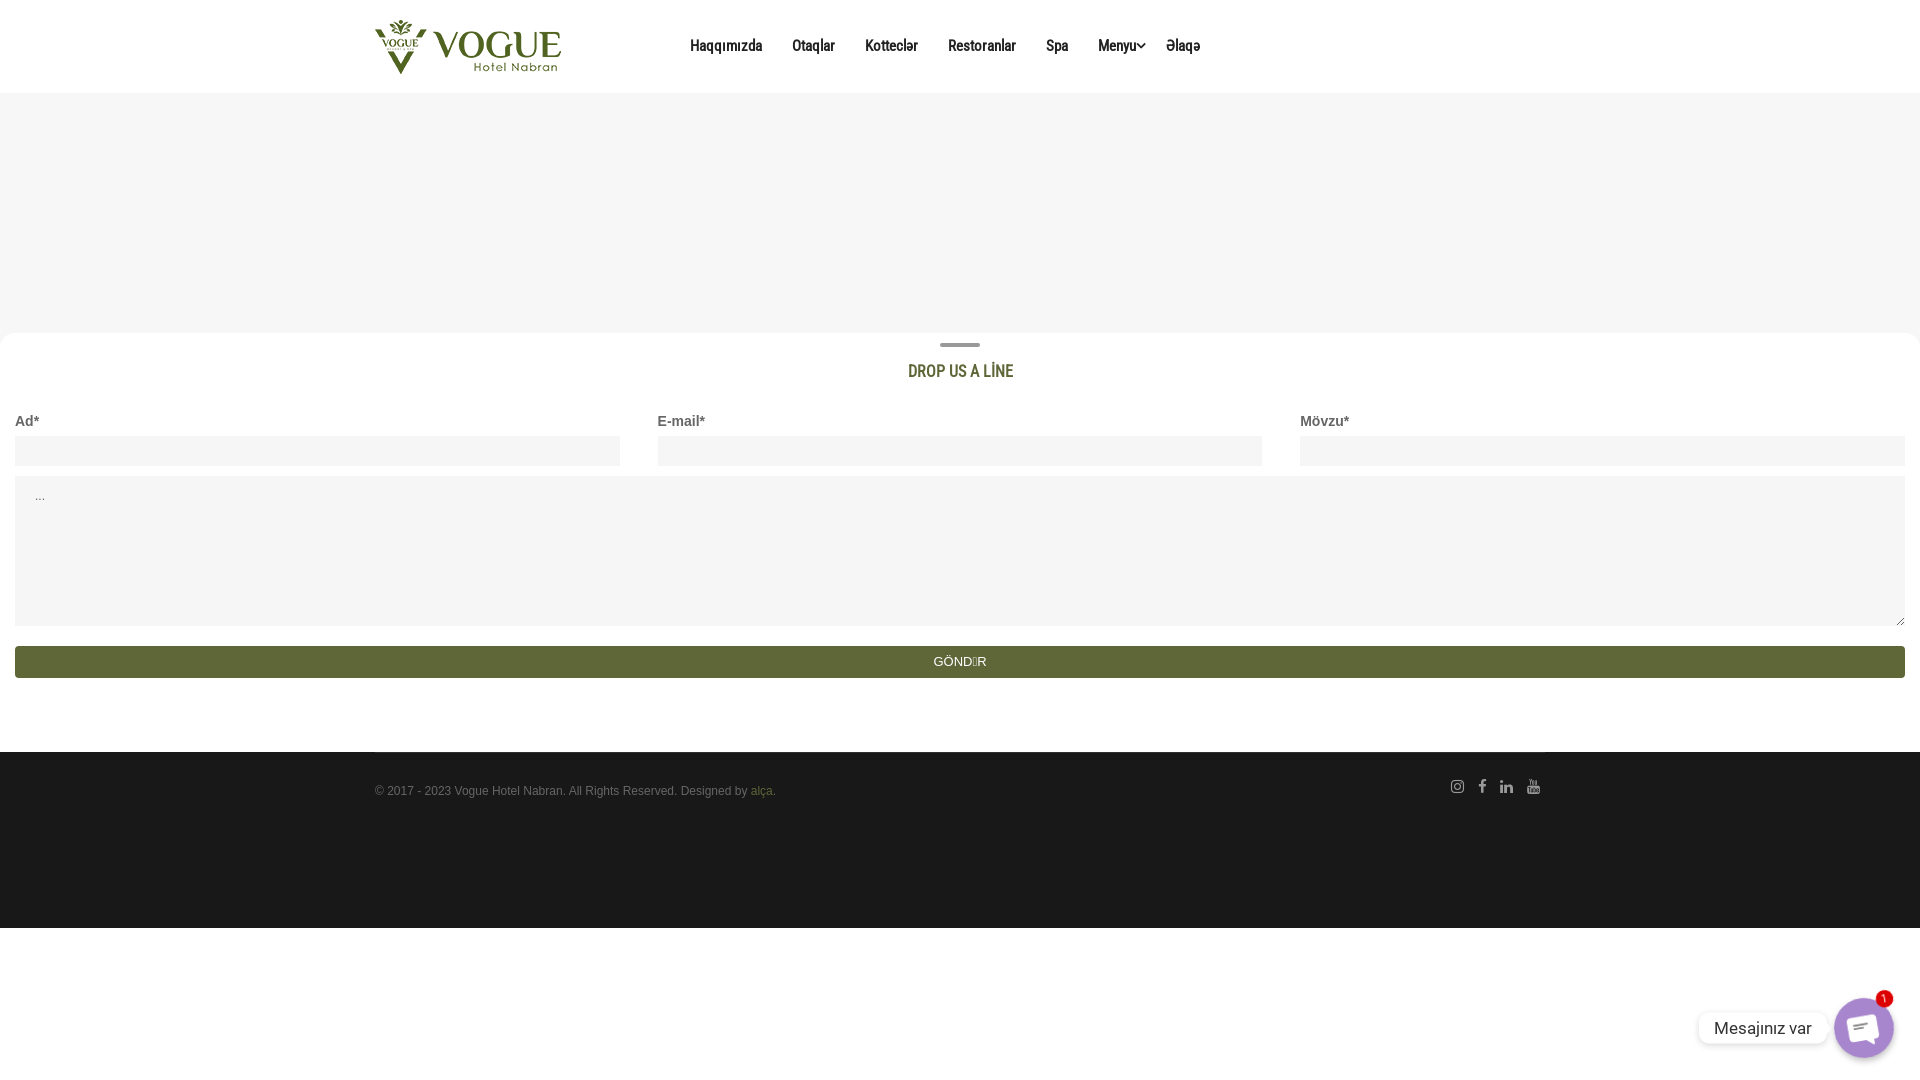 Image resolution: width=1920 pixels, height=1080 pixels. Describe the element at coordinates (1116, 45) in the screenshot. I see `'Menyu'` at that location.